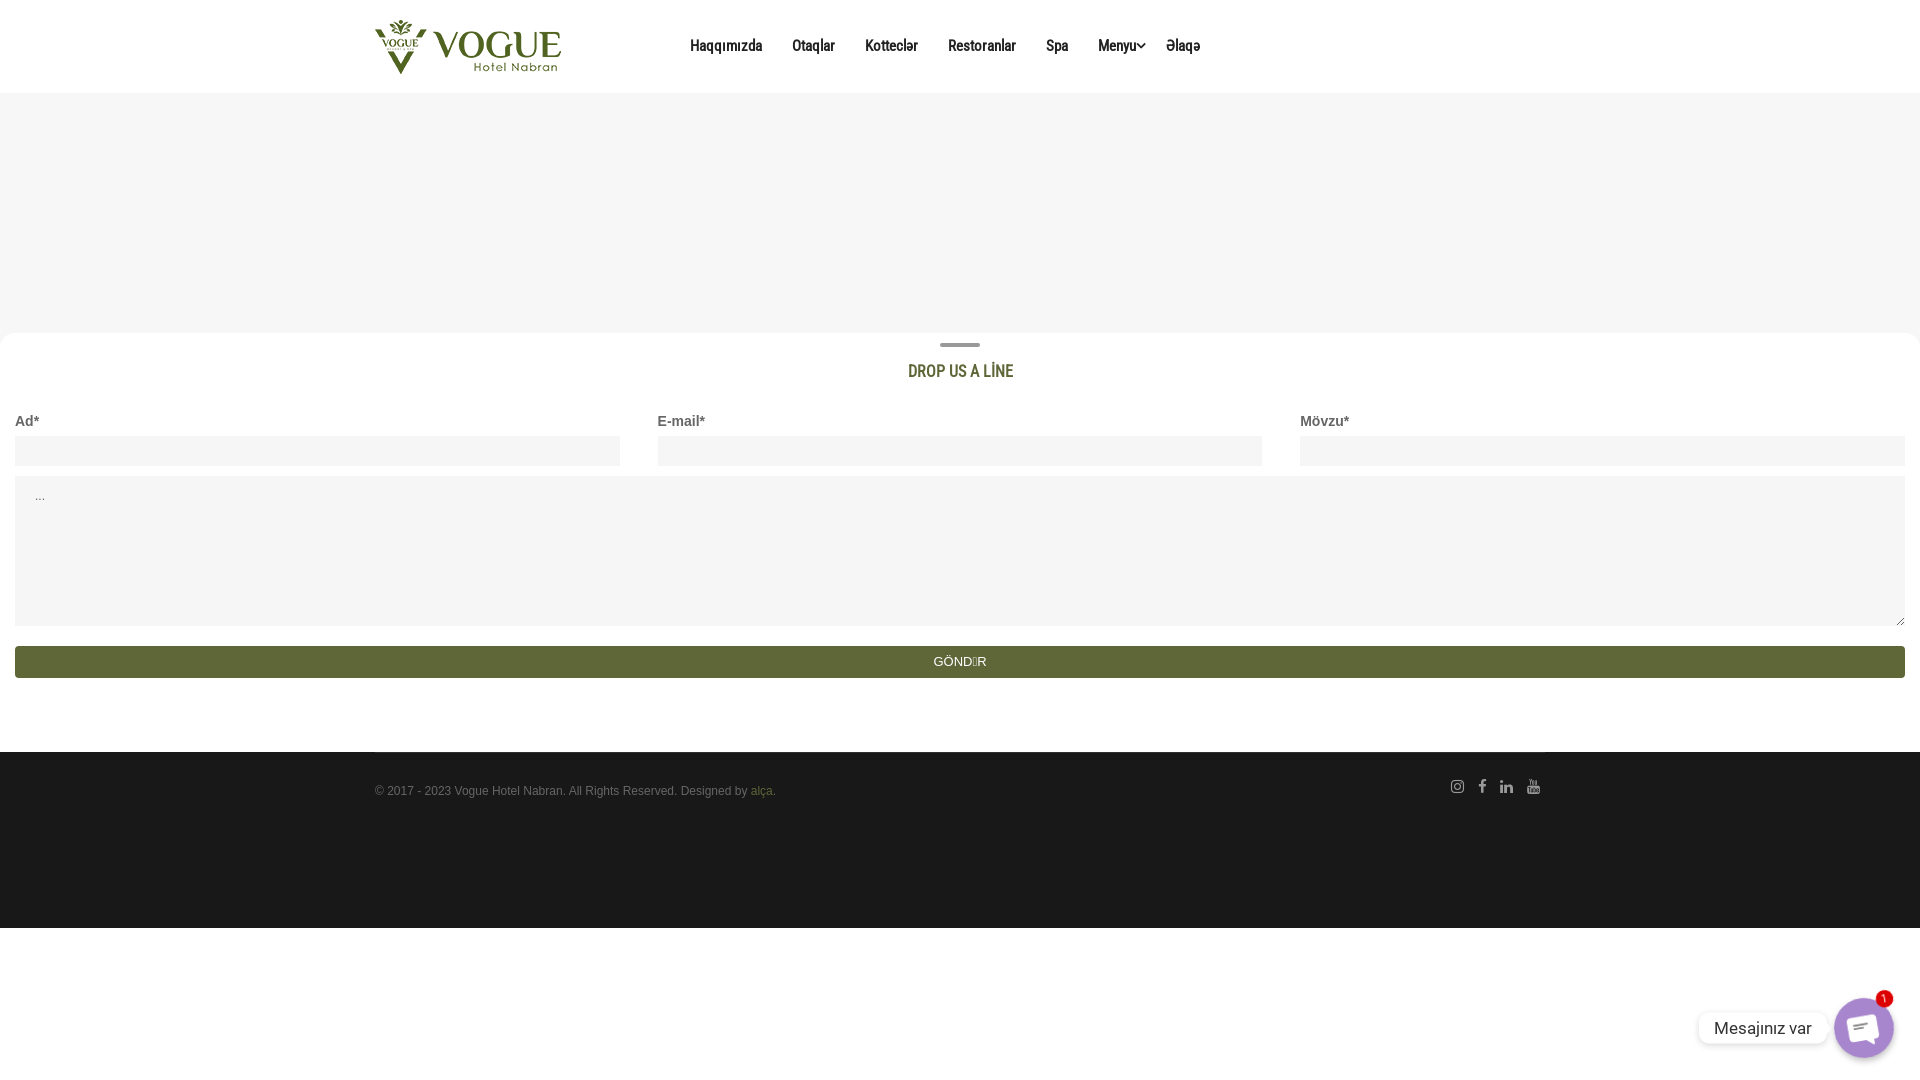 Image resolution: width=1920 pixels, height=1080 pixels. Describe the element at coordinates (1116, 45) in the screenshot. I see `'Menyu'` at that location.